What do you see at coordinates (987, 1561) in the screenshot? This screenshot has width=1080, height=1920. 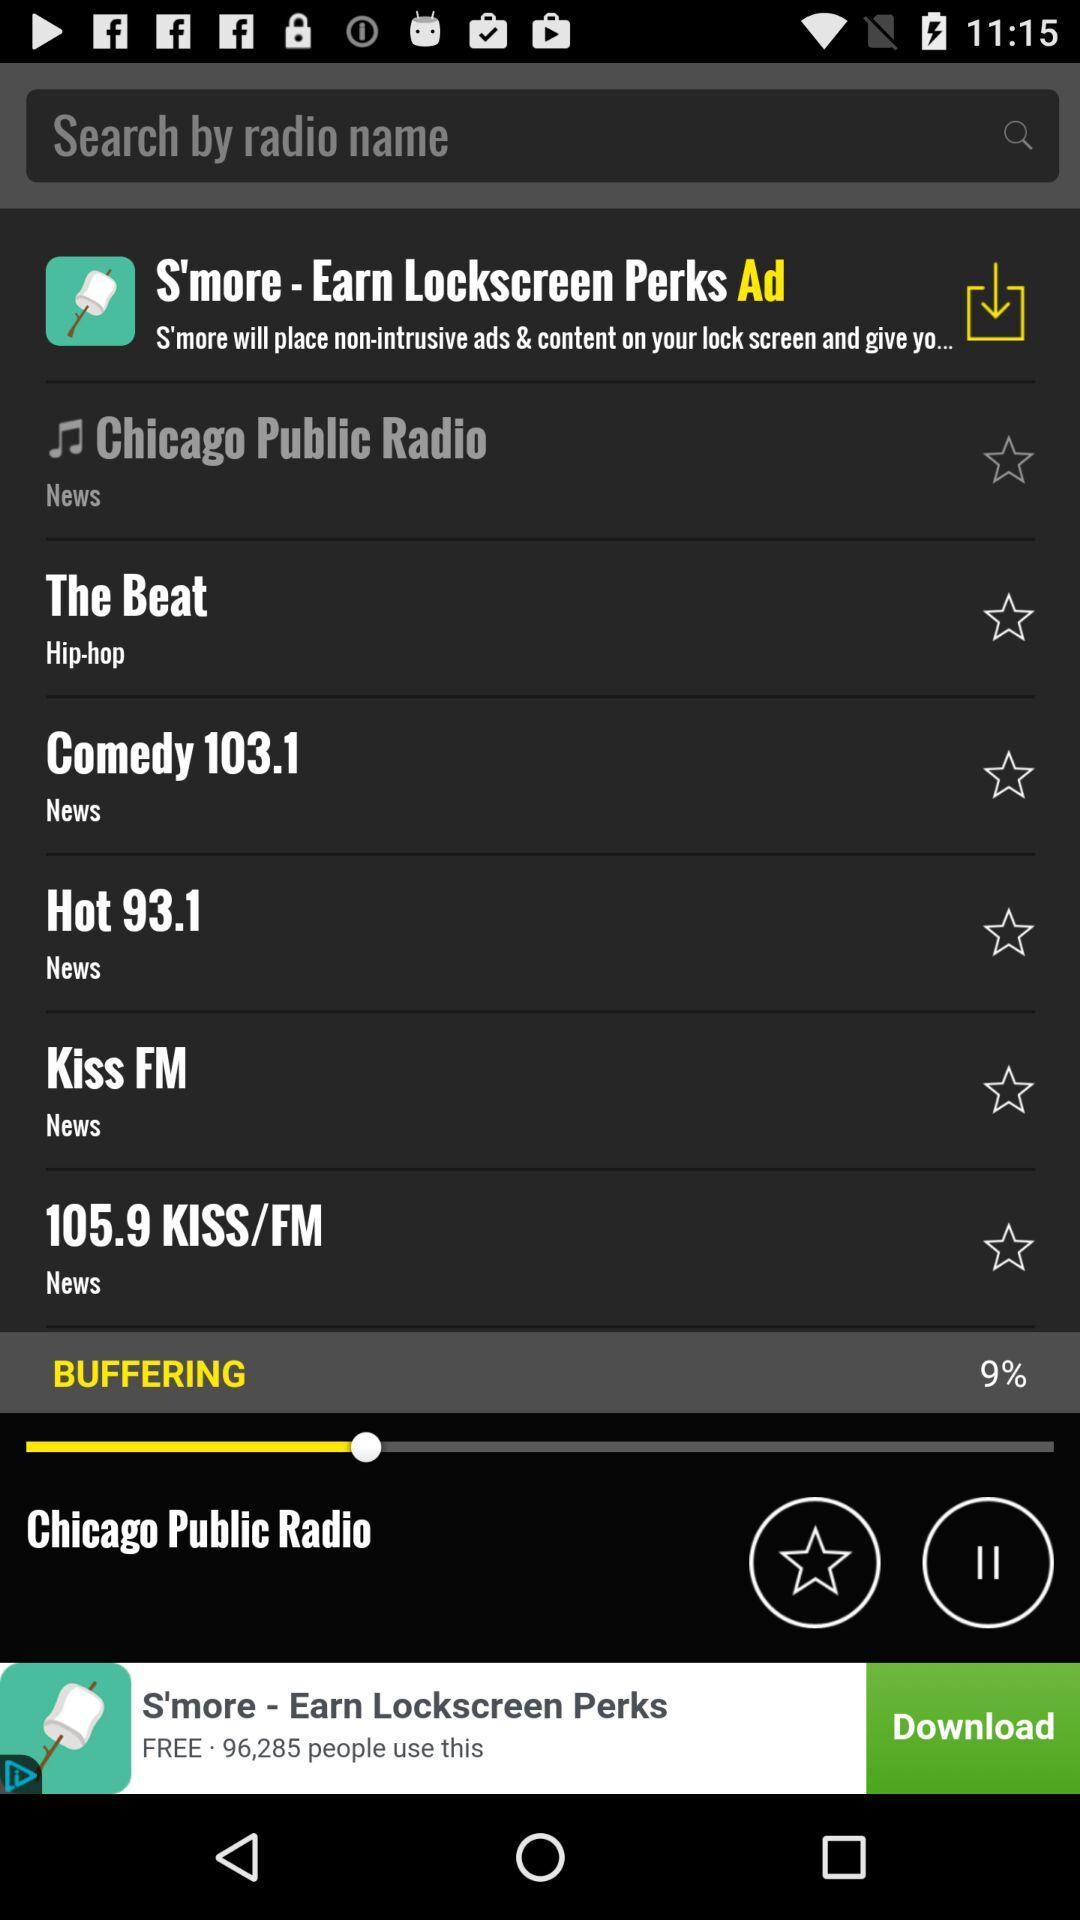 I see `pause` at bounding box center [987, 1561].